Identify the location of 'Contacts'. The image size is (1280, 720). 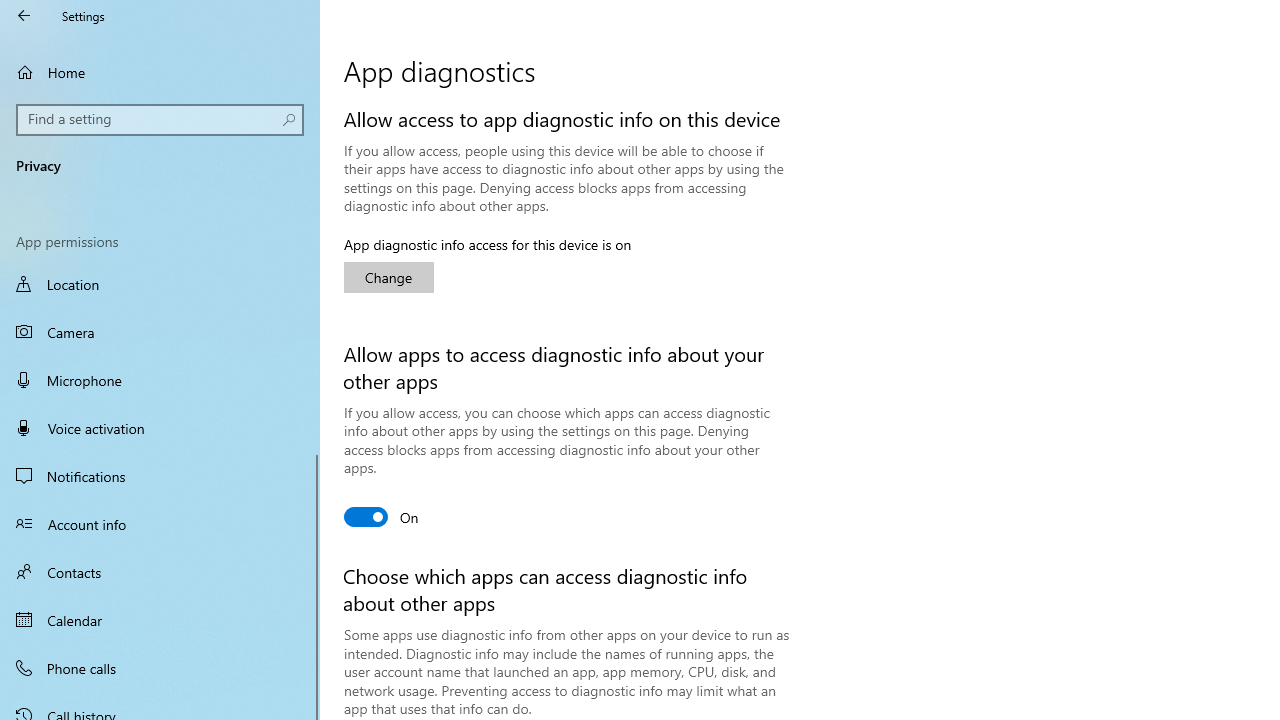
(160, 572).